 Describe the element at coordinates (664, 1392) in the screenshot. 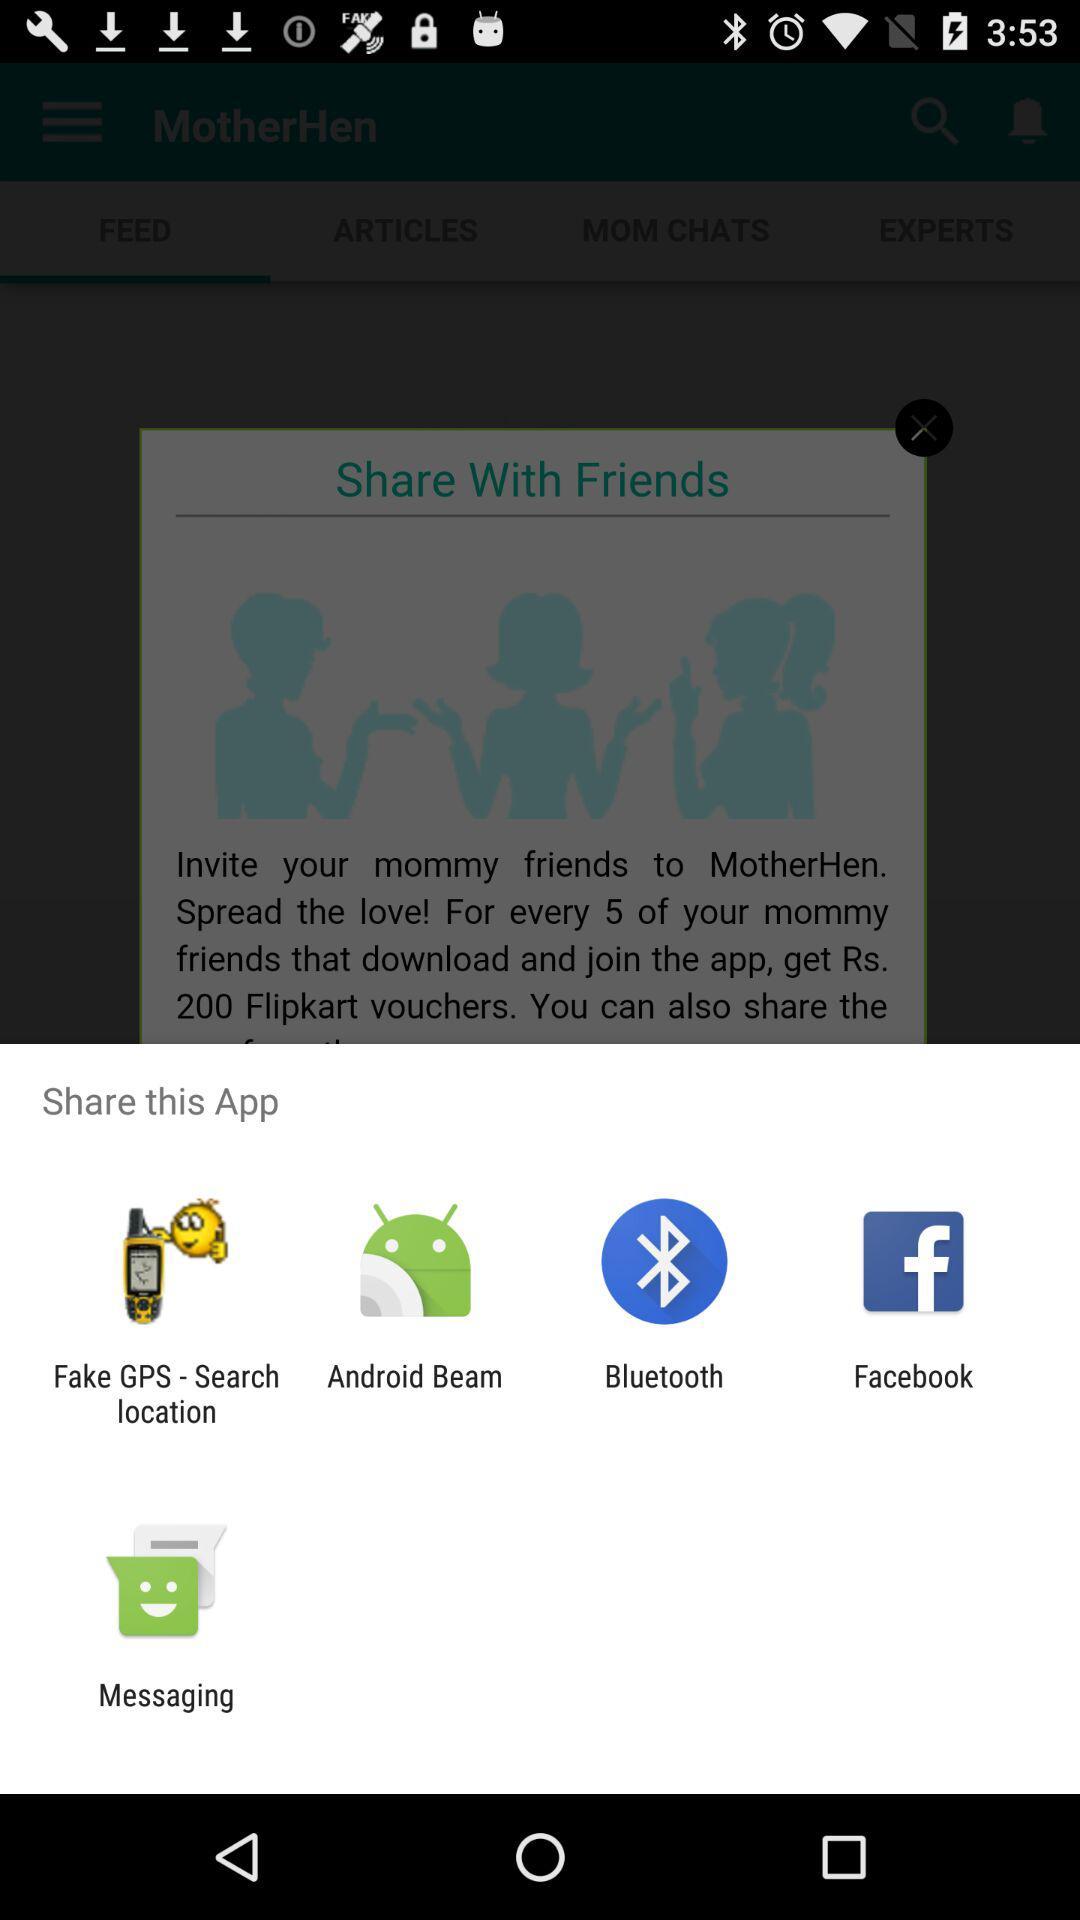

I see `icon next to the facebook app` at that location.